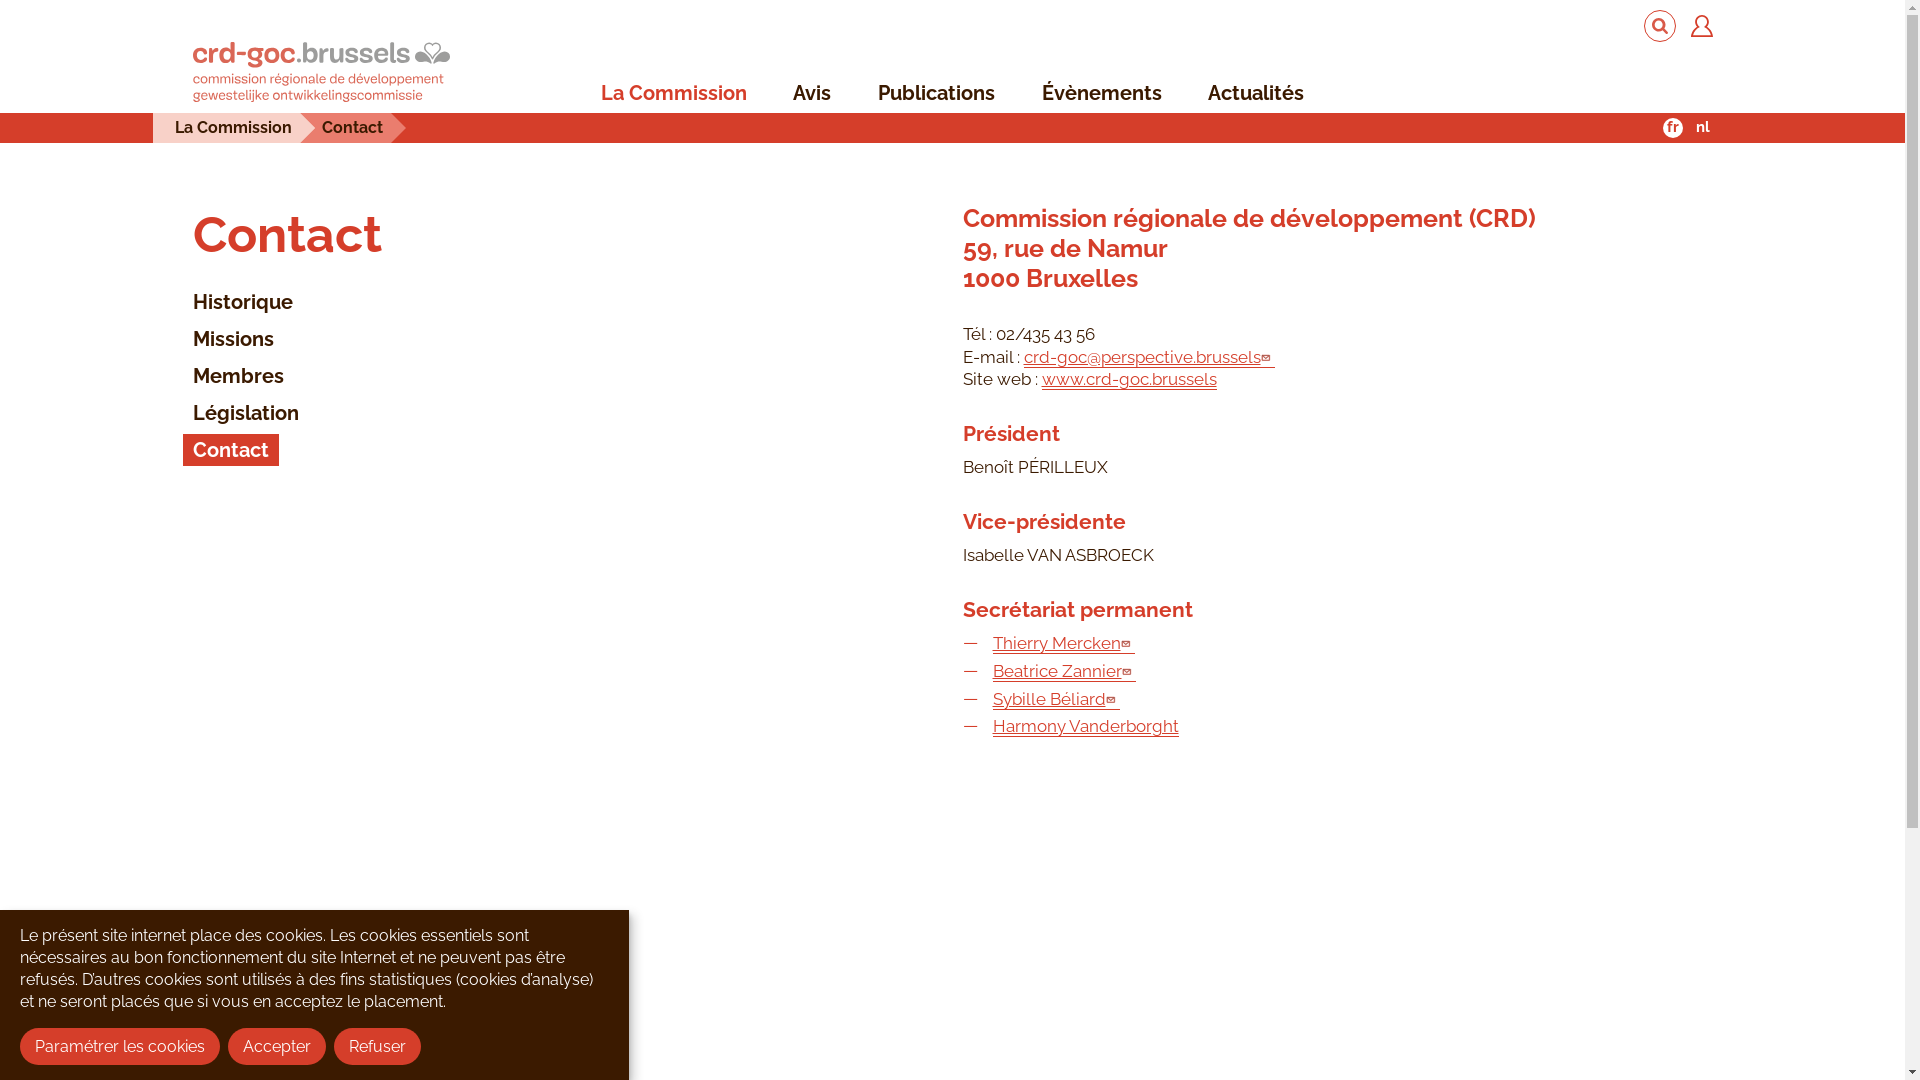  I want to click on 'Historique', so click(192, 301).